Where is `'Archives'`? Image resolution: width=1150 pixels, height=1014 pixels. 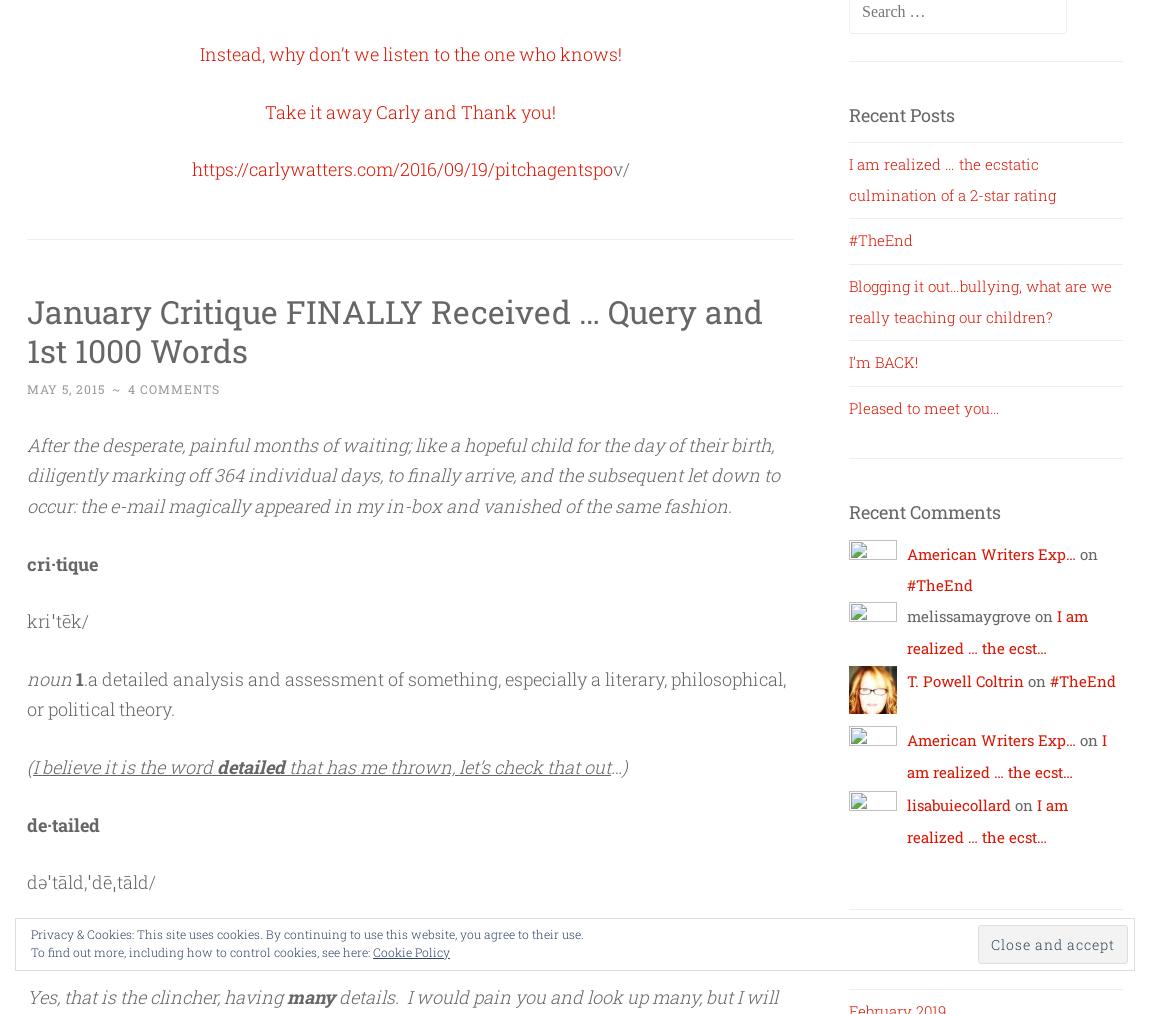
'Archives' is located at coordinates (887, 961).